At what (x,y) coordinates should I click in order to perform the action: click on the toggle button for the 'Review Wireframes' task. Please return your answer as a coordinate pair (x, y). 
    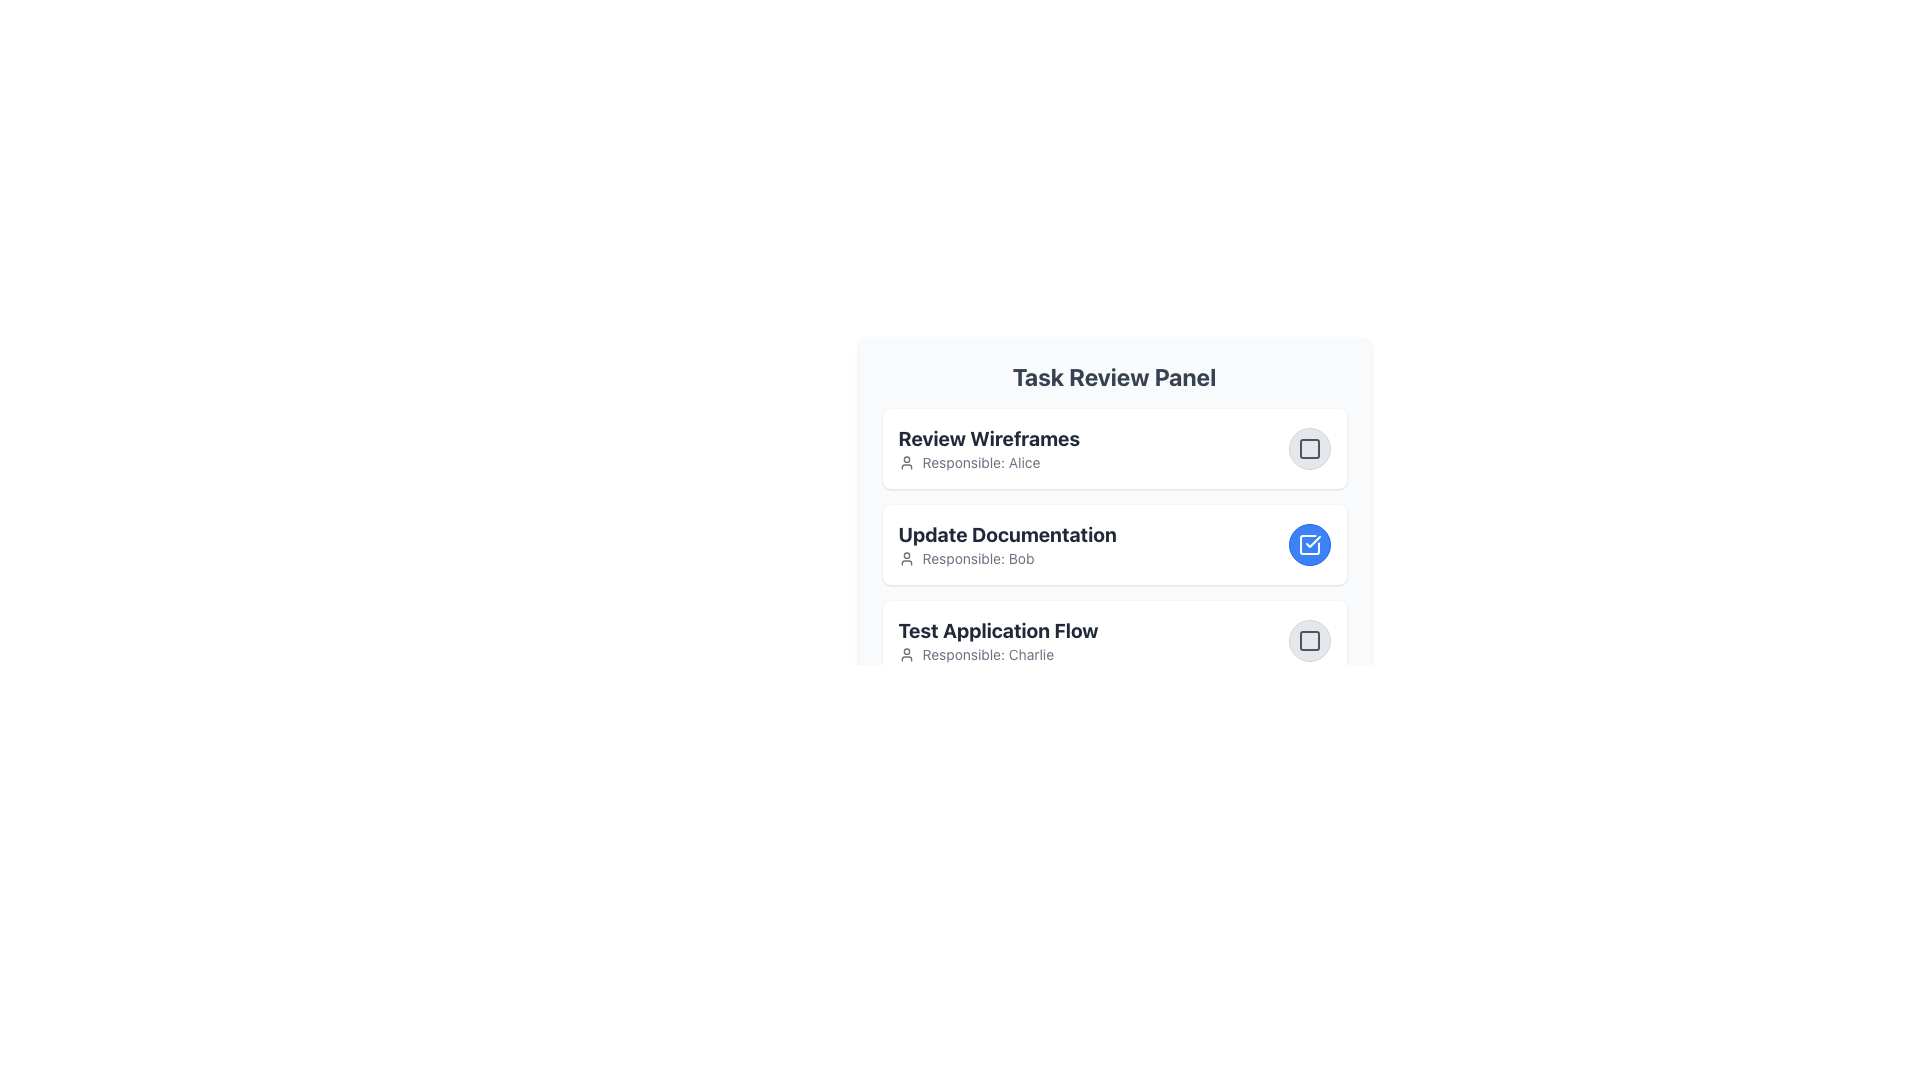
    Looking at the image, I should click on (1309, 447).